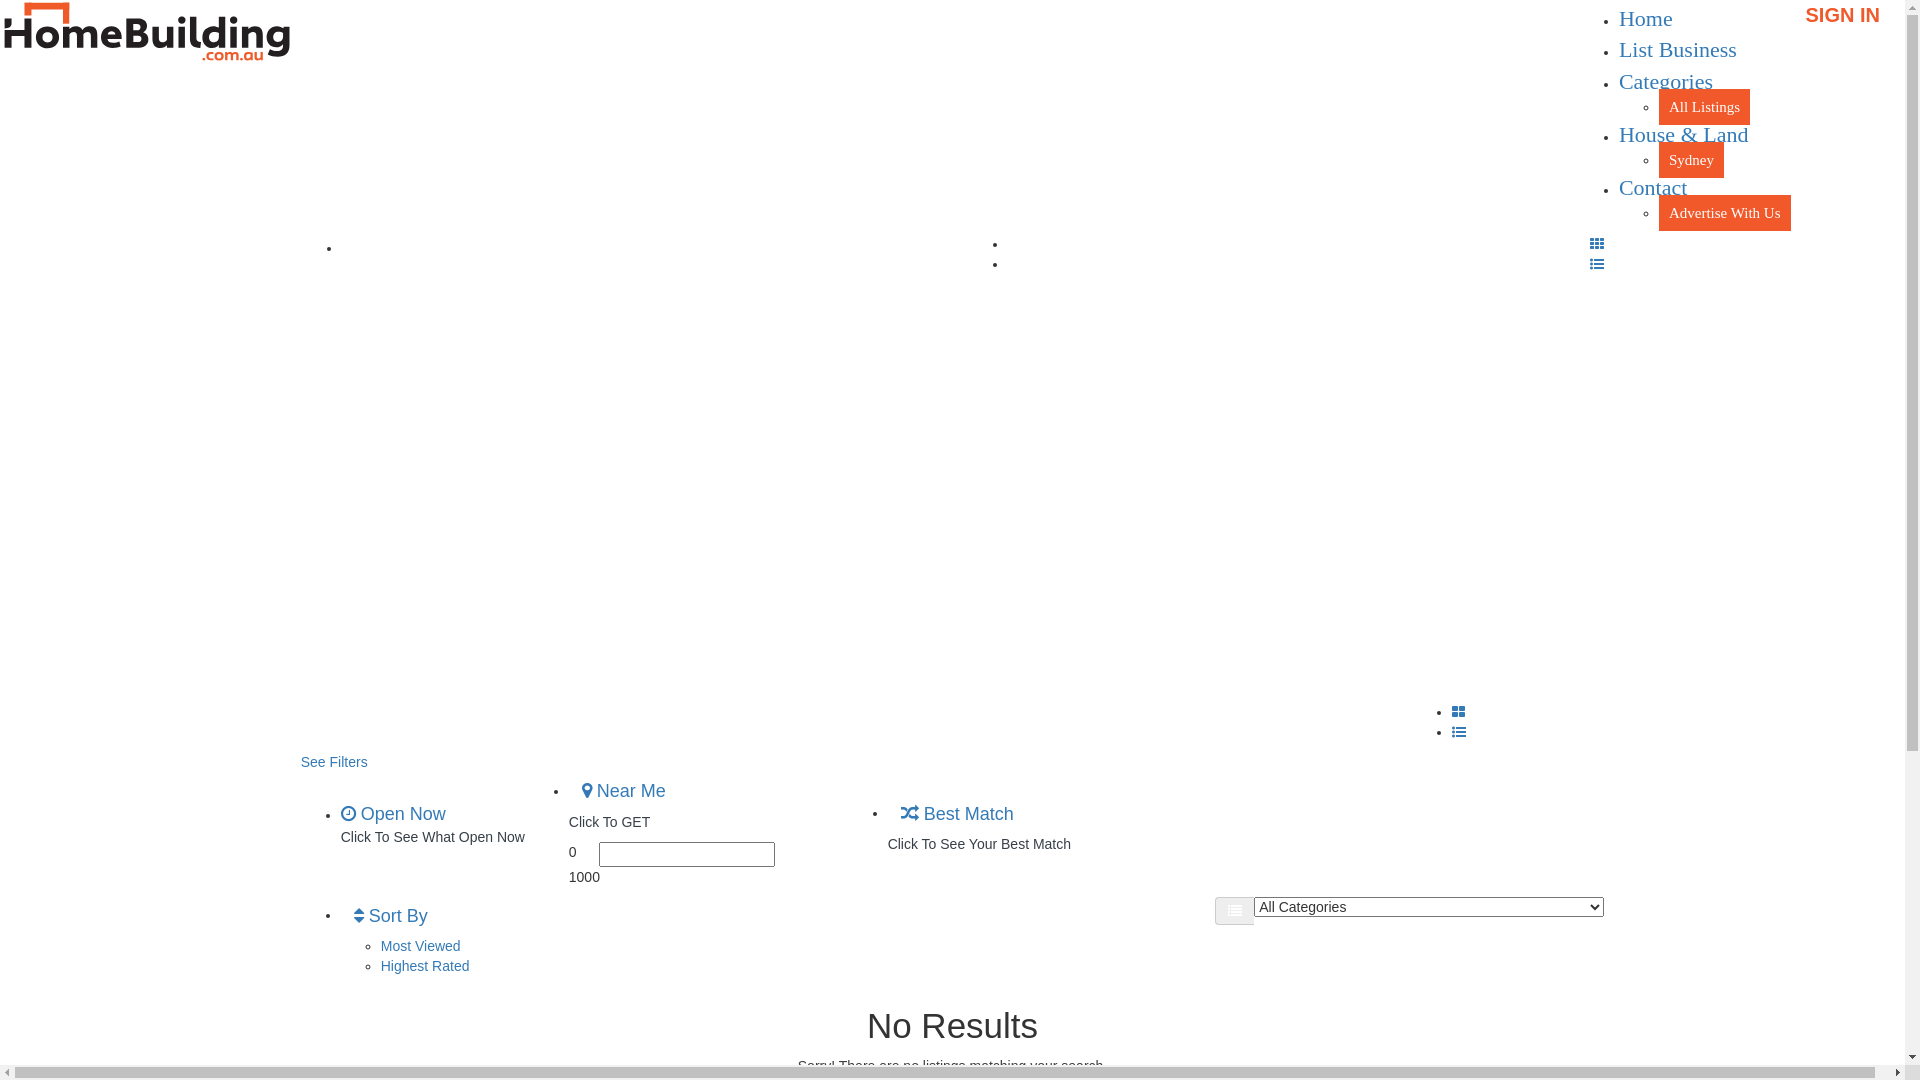 The image size is (1920, 1080). What do you see at coordinates (1618, 187) in the screenshot?
I see `'Contact'` at bounding box center [1618, 187].